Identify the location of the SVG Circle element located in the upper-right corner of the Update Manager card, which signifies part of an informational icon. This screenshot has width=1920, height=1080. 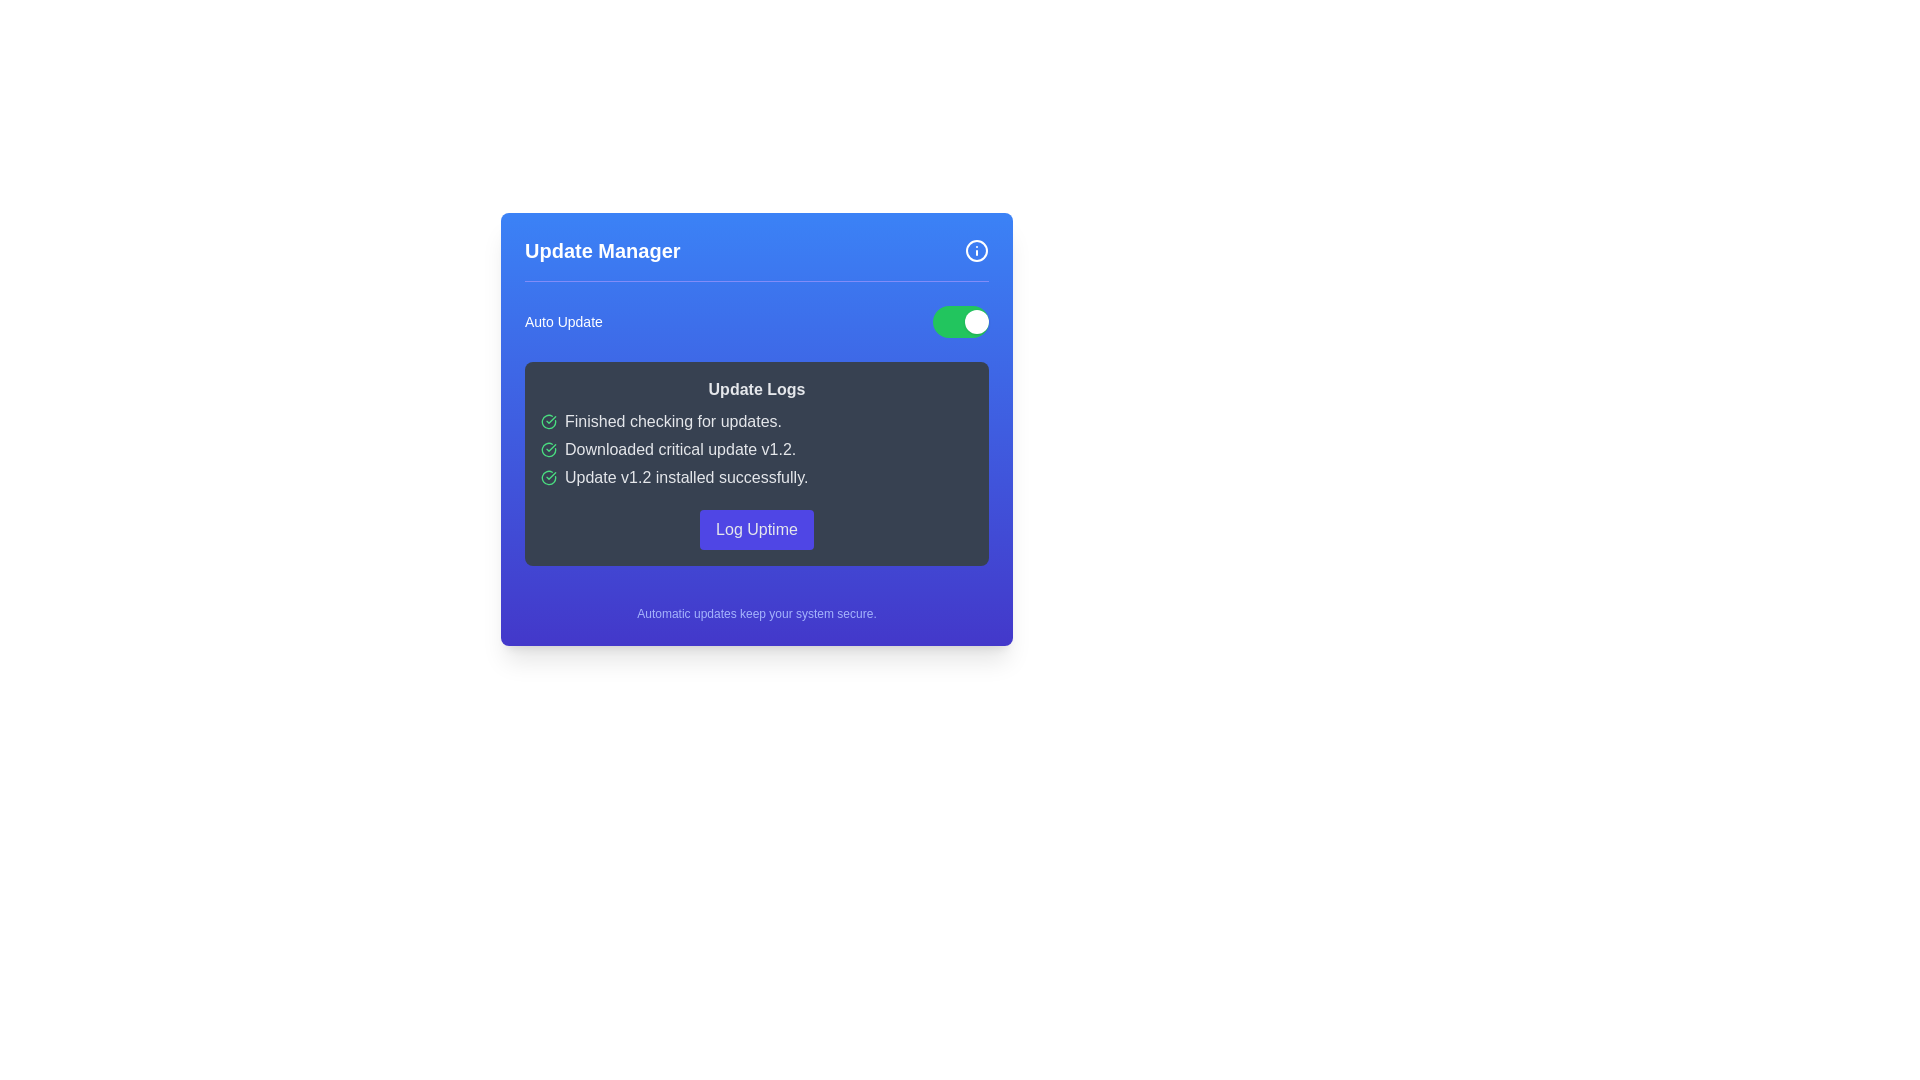
(977, 249).